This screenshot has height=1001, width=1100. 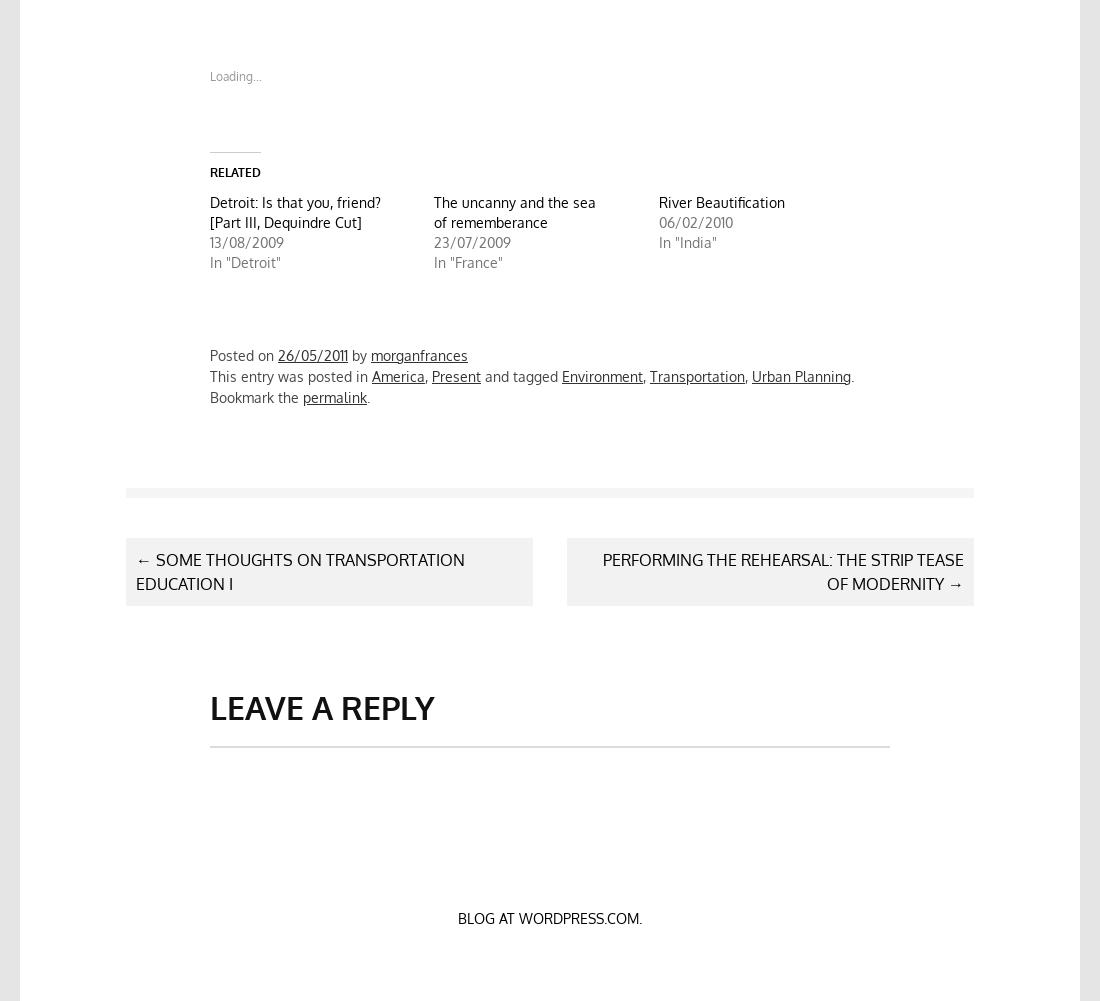 What do you see at coordinates (209, 385) in the screenshot?
I see `'. Bookmark the'` at bounding box center [209, 385].